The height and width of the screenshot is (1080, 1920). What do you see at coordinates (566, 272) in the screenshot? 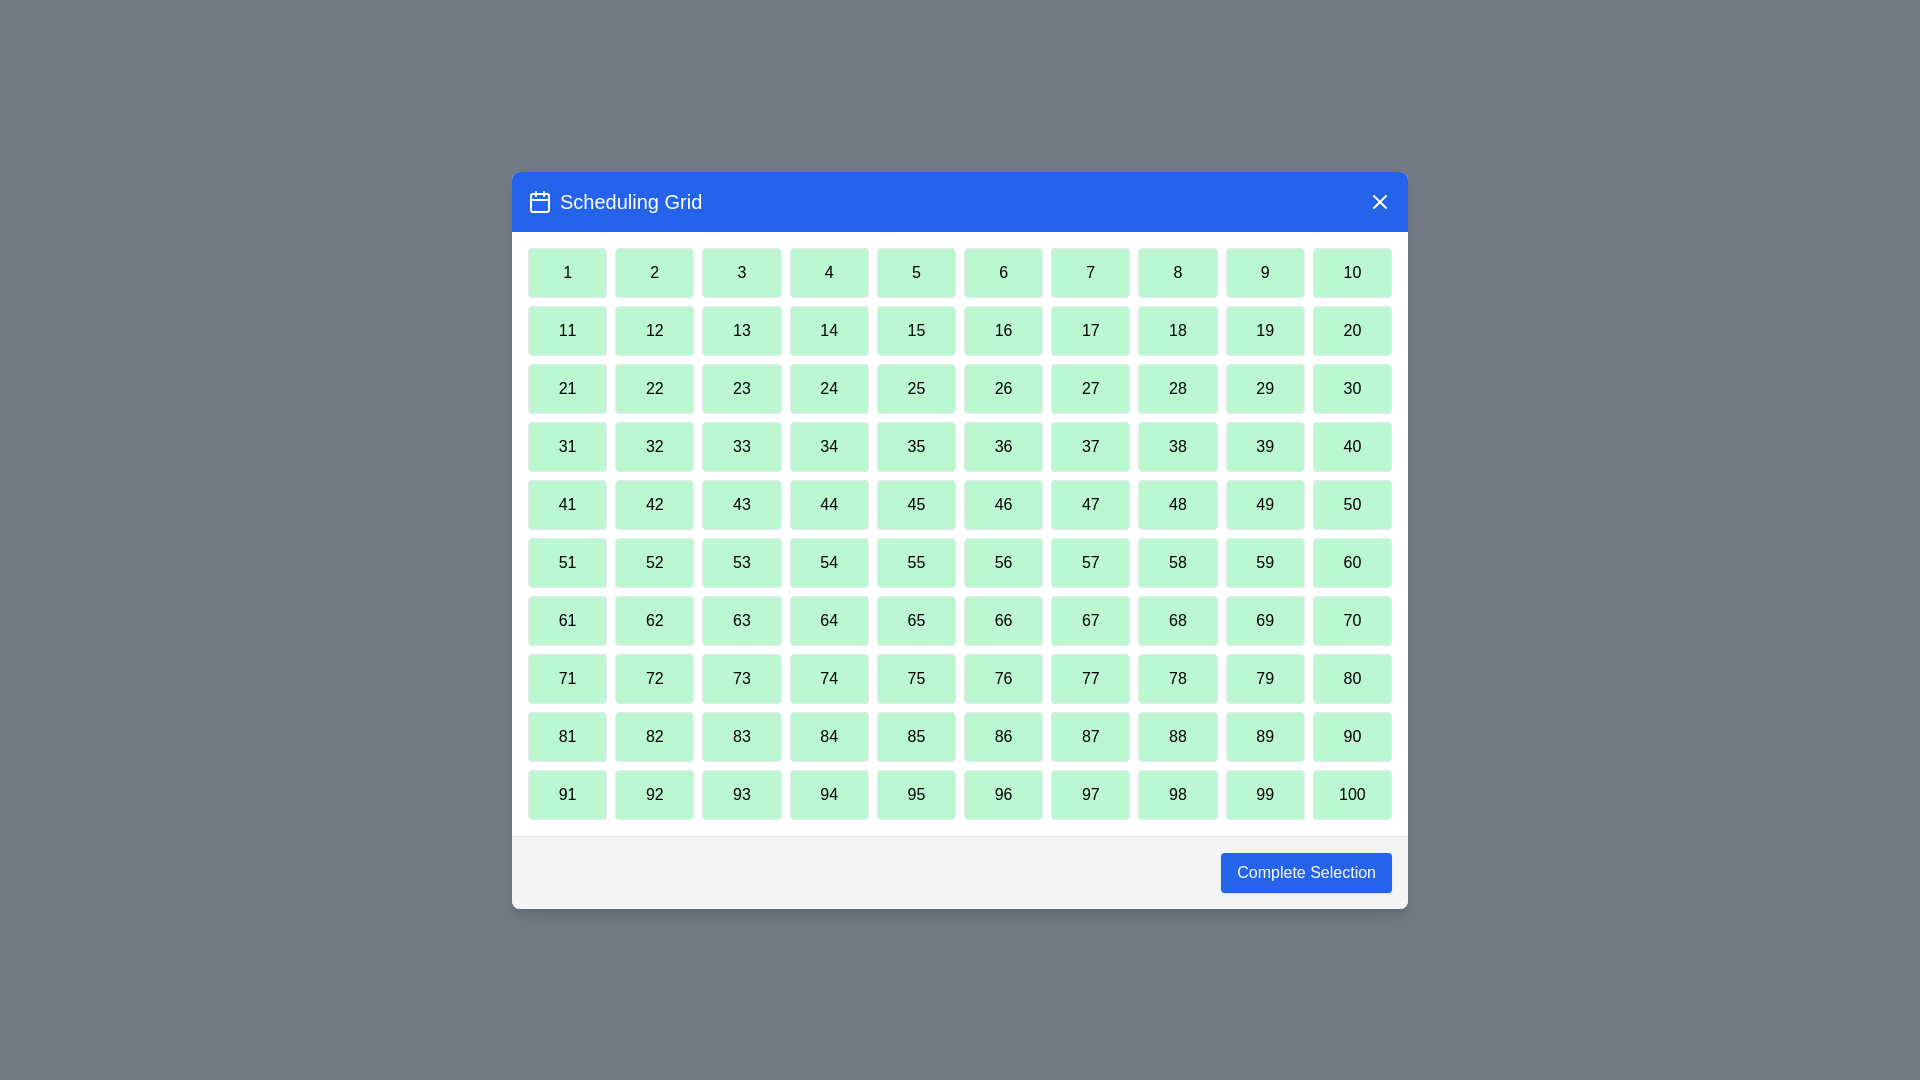
I see `the cell with the number 1` at bounding box center [566, 272].